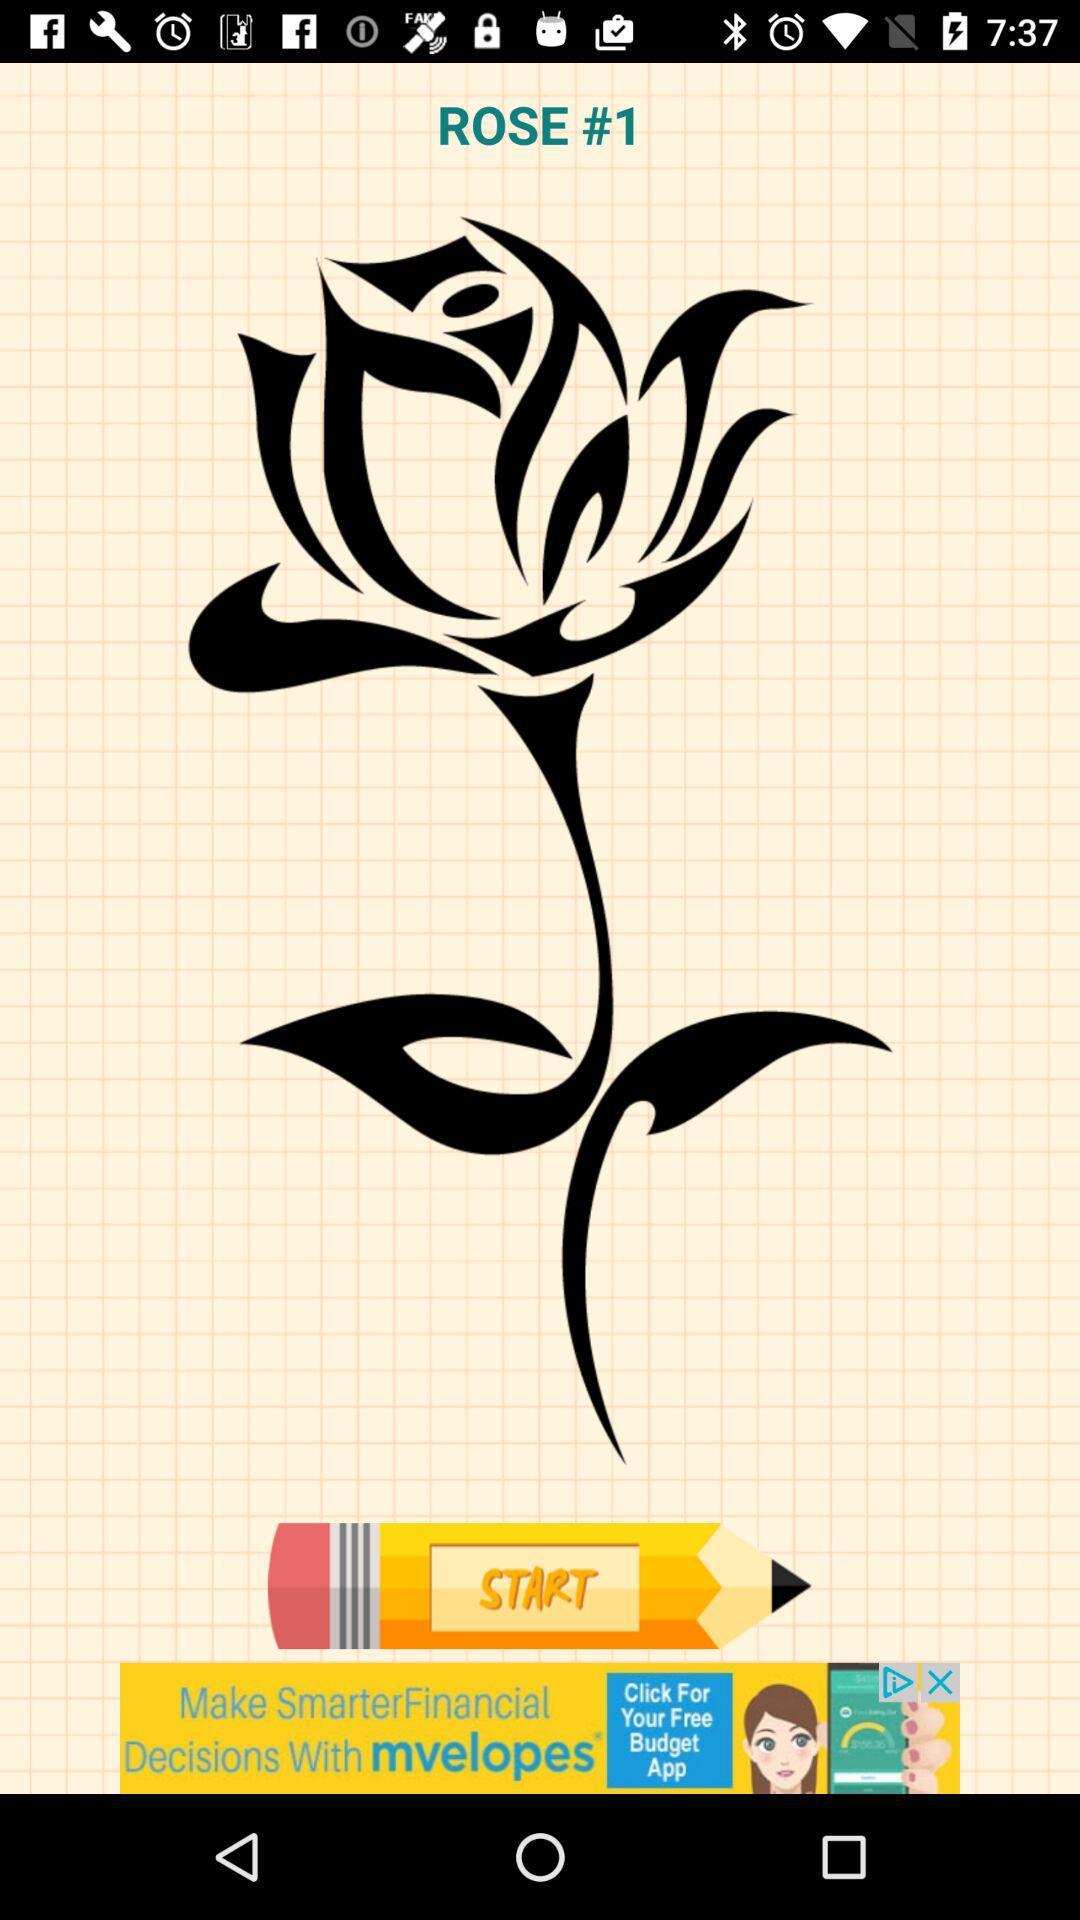  I want to click on give advertisement information, so click(540, 1727).